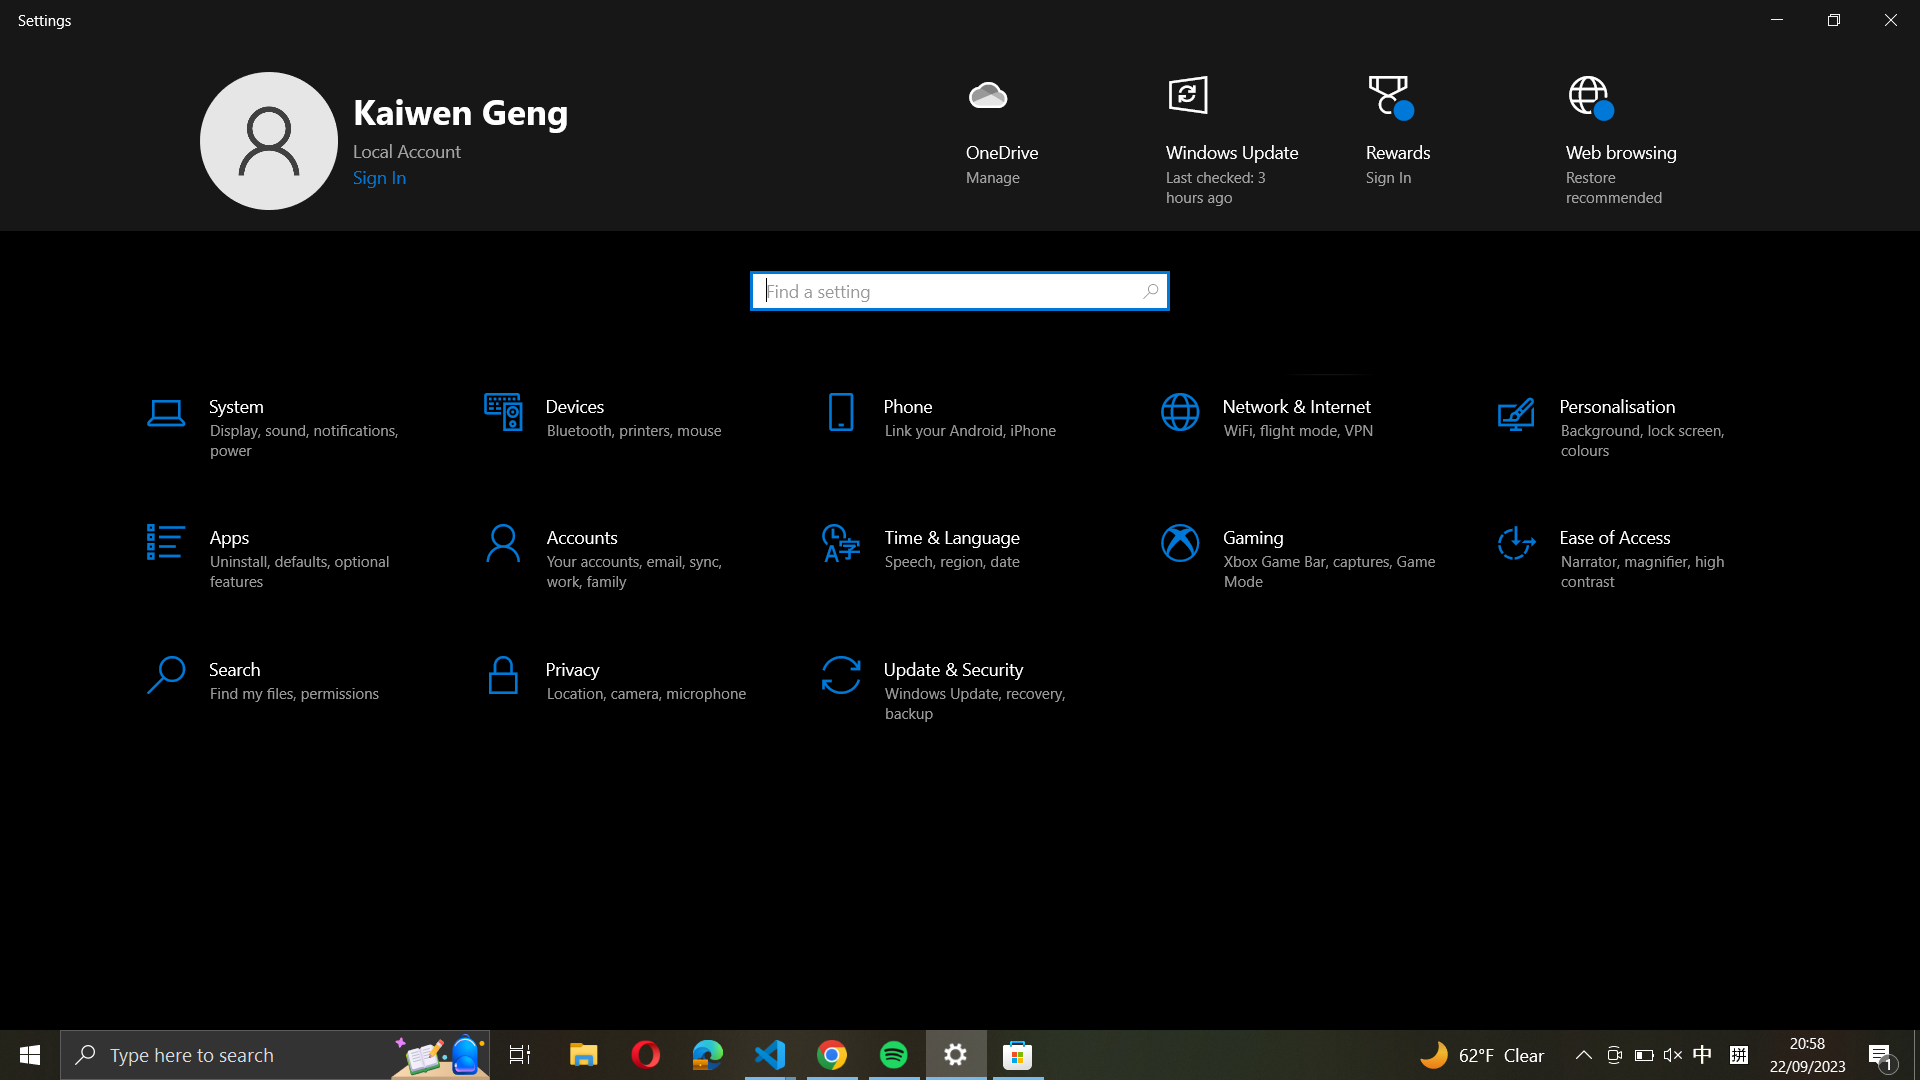  Describe the element at coordinates (618, 428) in the screenshot. I see `"Devices" settings` at that location.